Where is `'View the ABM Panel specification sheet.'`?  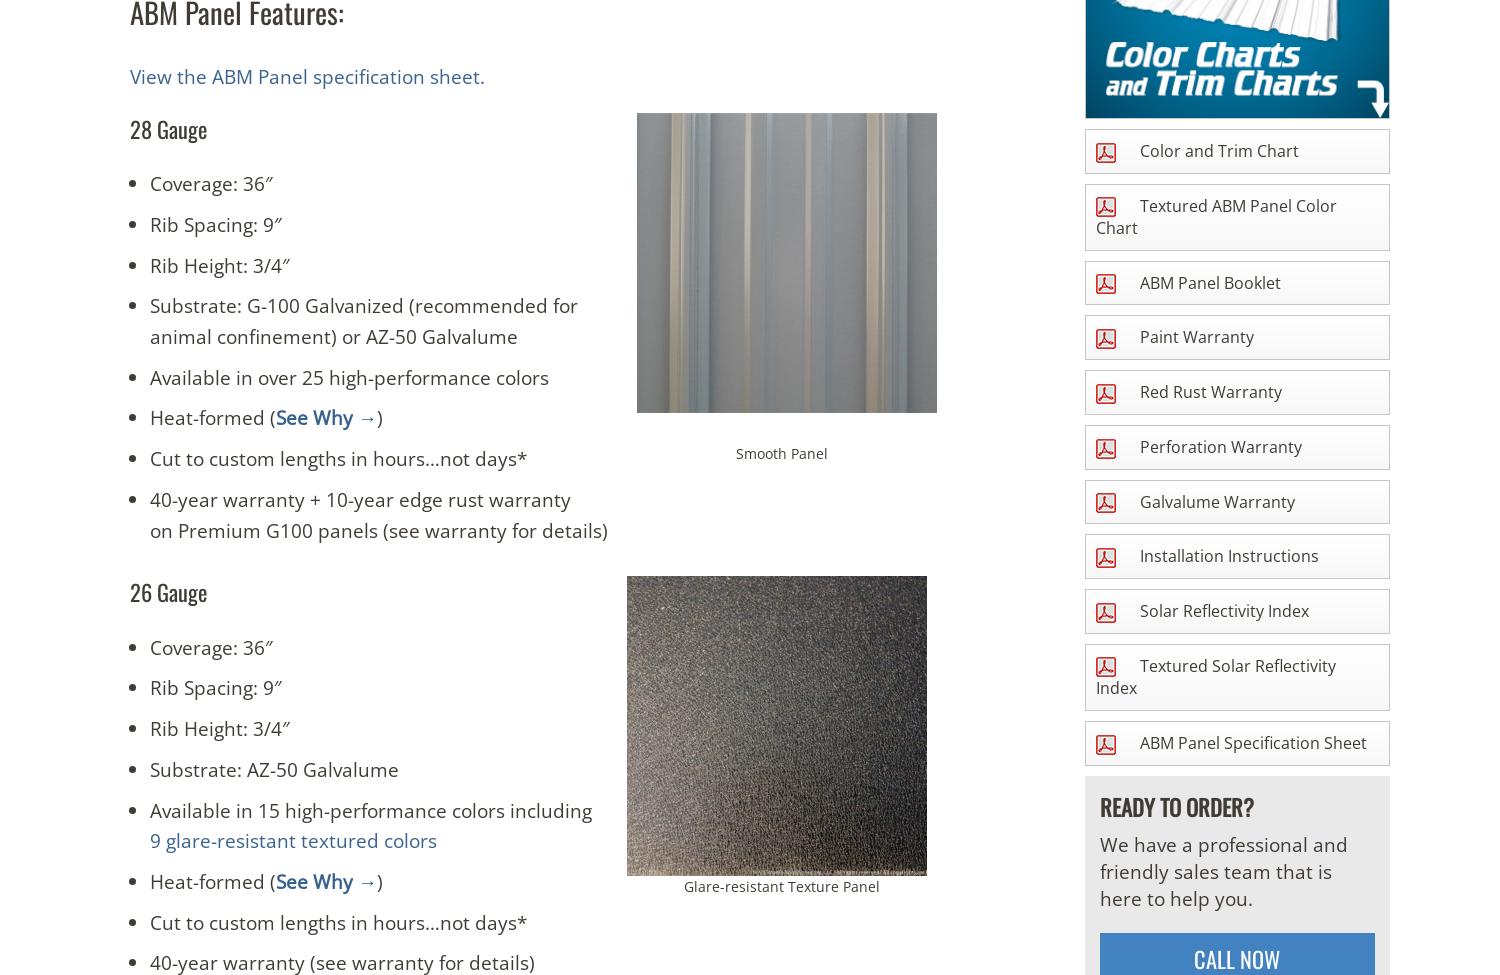 'View the ABM Panel specification sheet.' is located at coordinates (307, 76).